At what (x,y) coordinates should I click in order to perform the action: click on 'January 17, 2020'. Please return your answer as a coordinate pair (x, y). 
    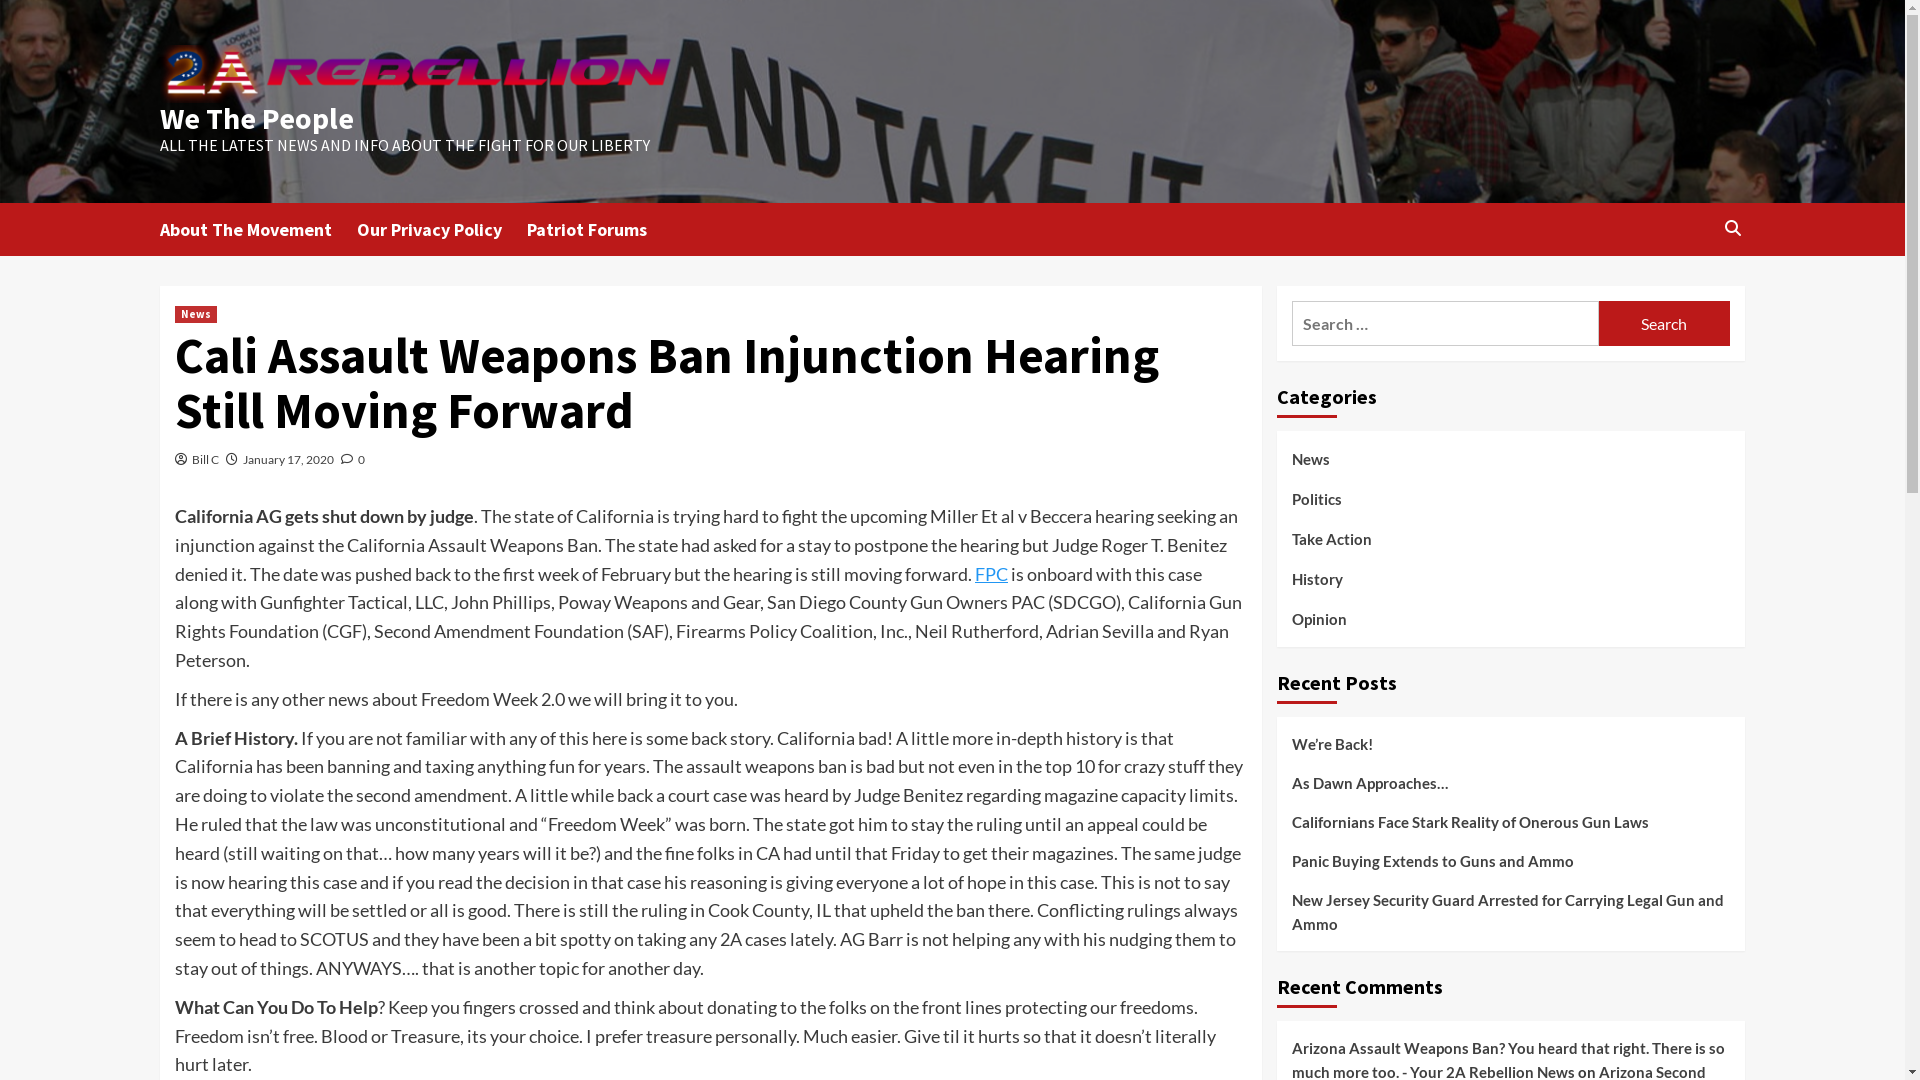
    Looking at the image, I should click on (287, 459).